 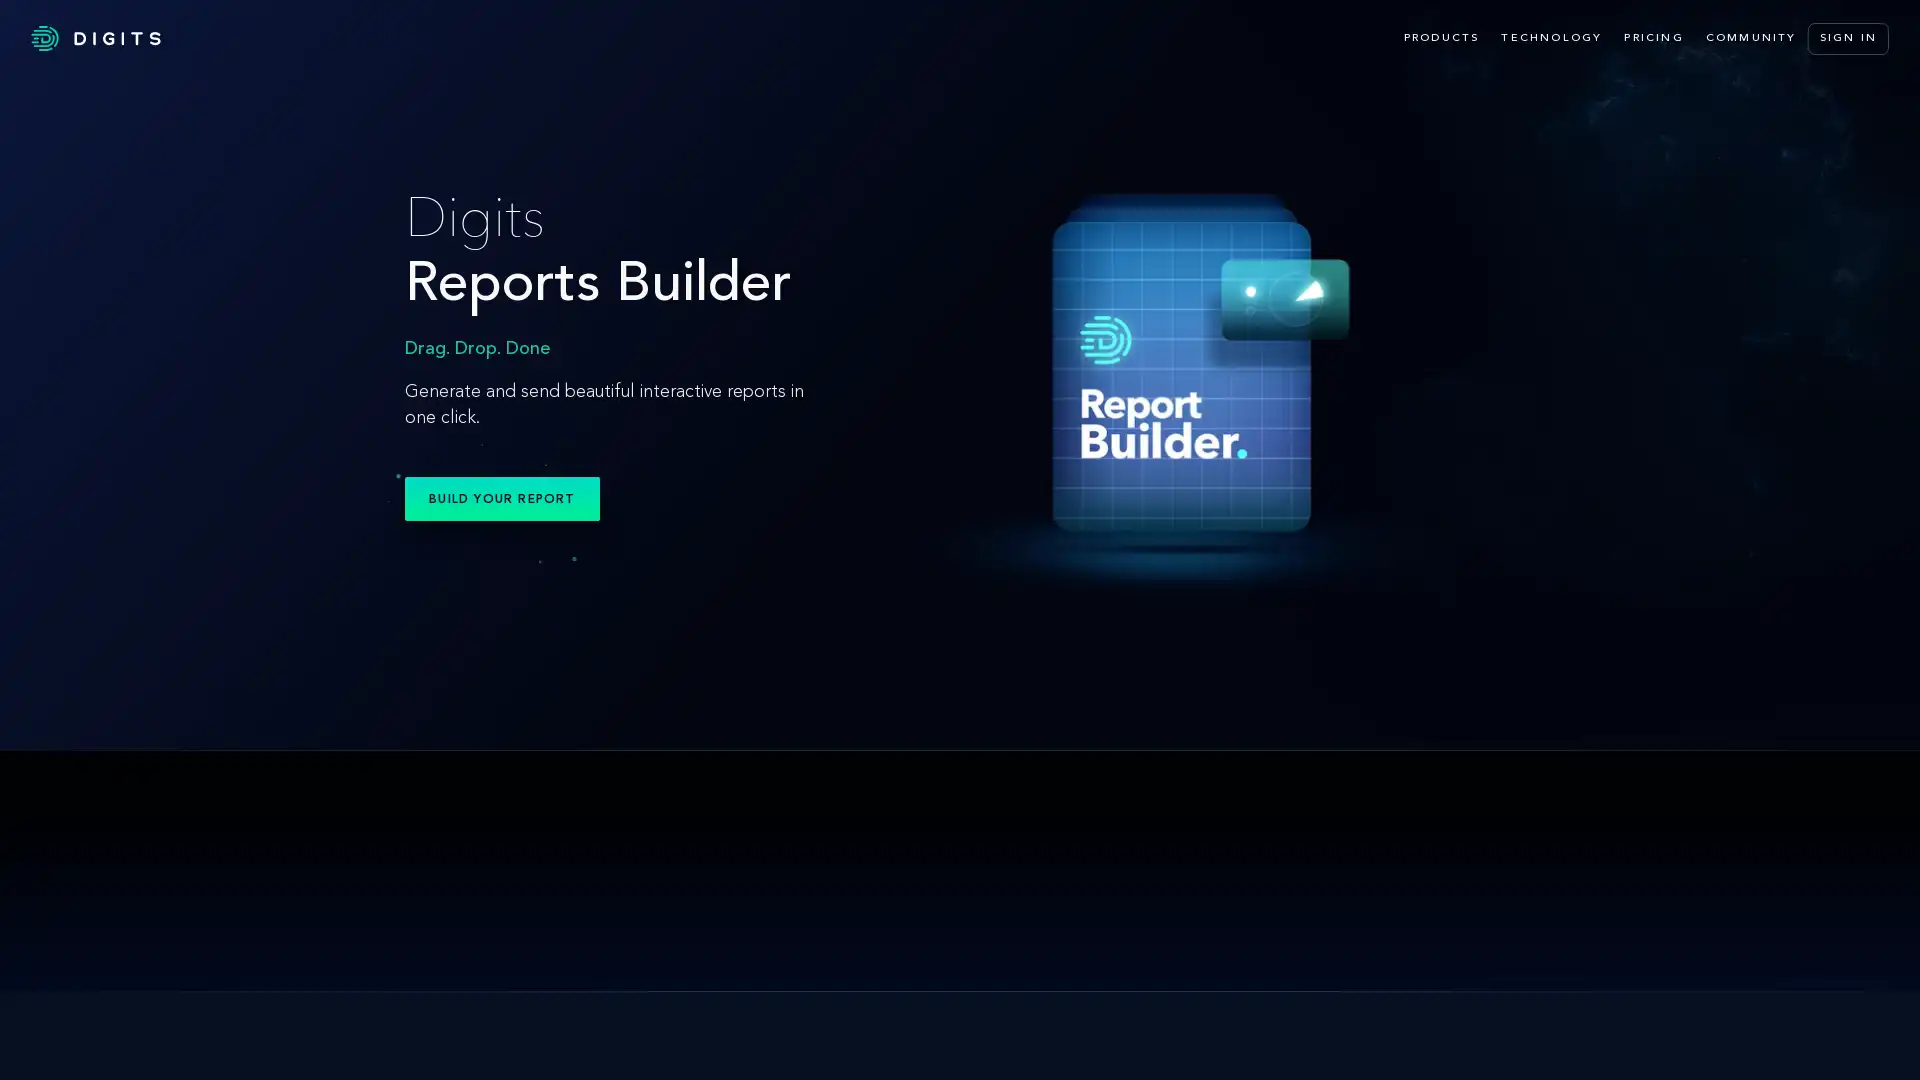 I want to click on Digits Boost, so click(x=1200, y=623).